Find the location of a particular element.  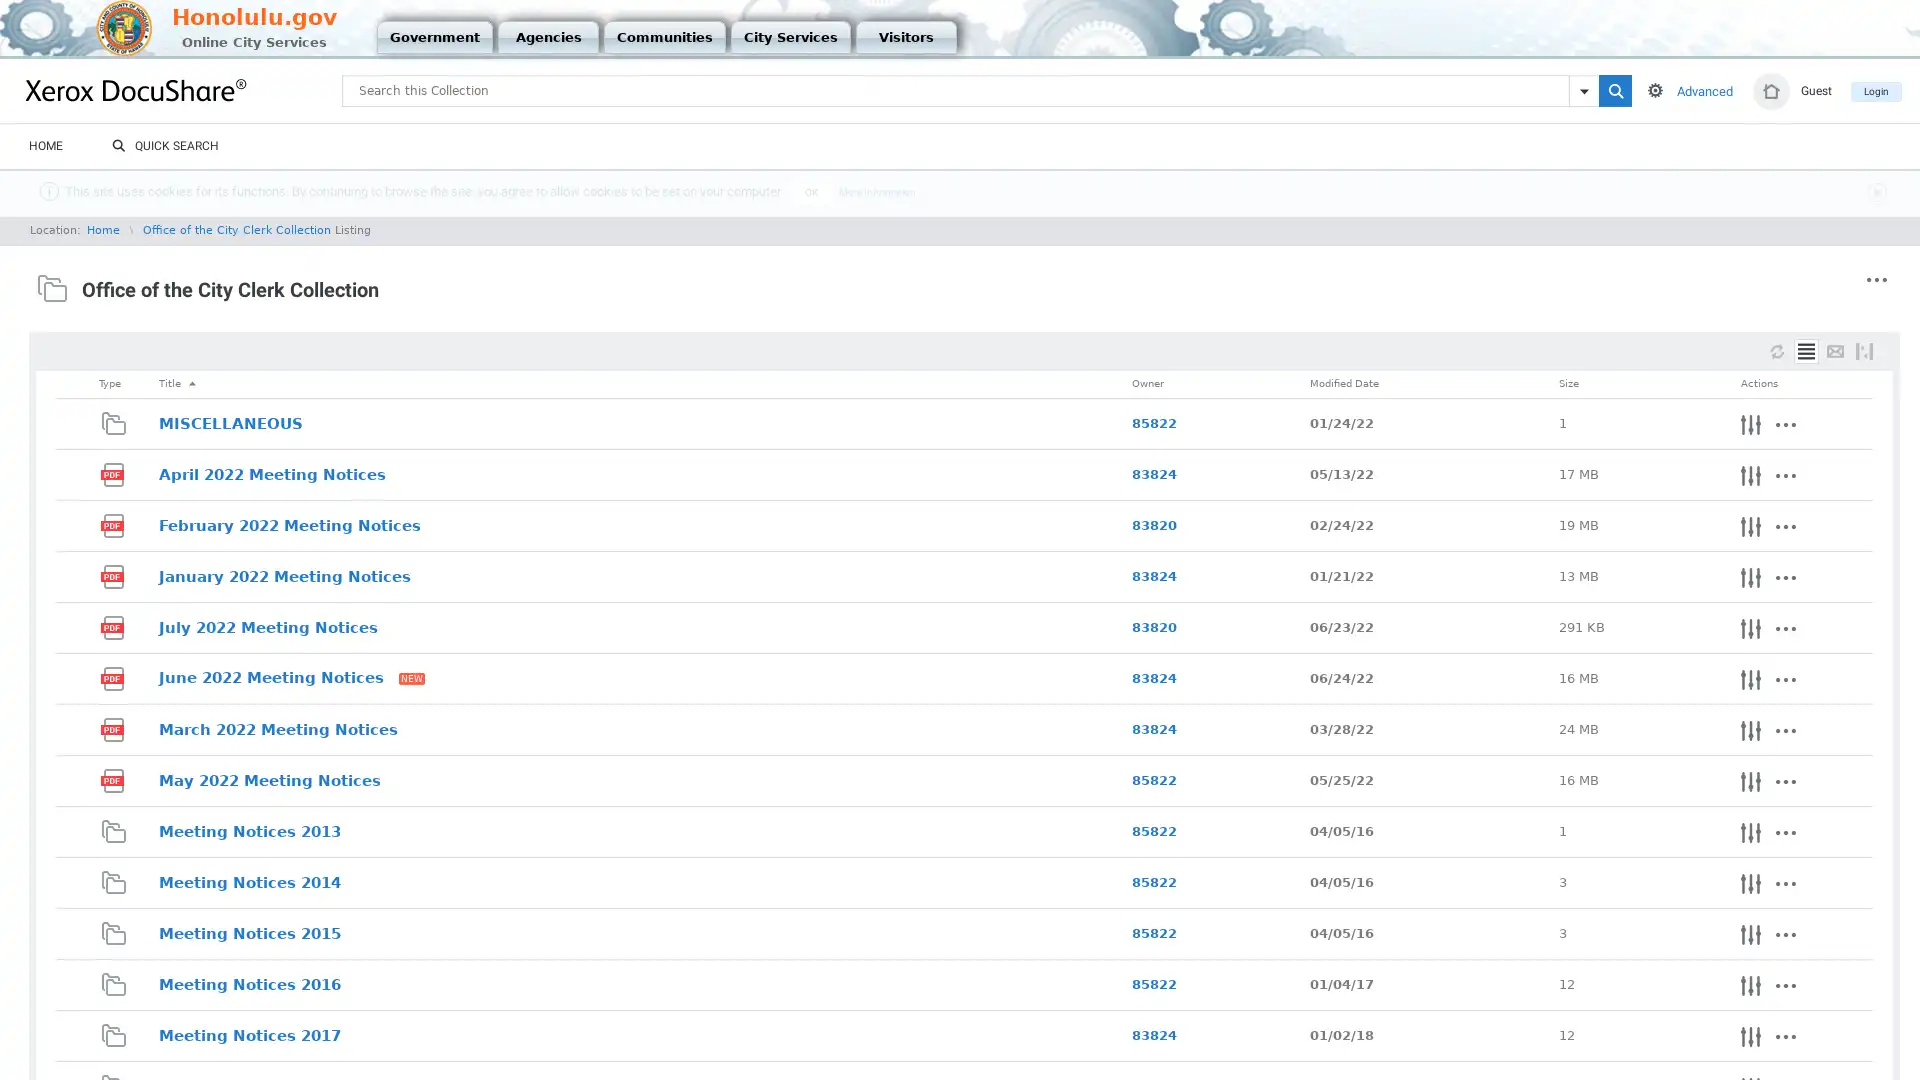

= is located at coordinates (1615, 91).